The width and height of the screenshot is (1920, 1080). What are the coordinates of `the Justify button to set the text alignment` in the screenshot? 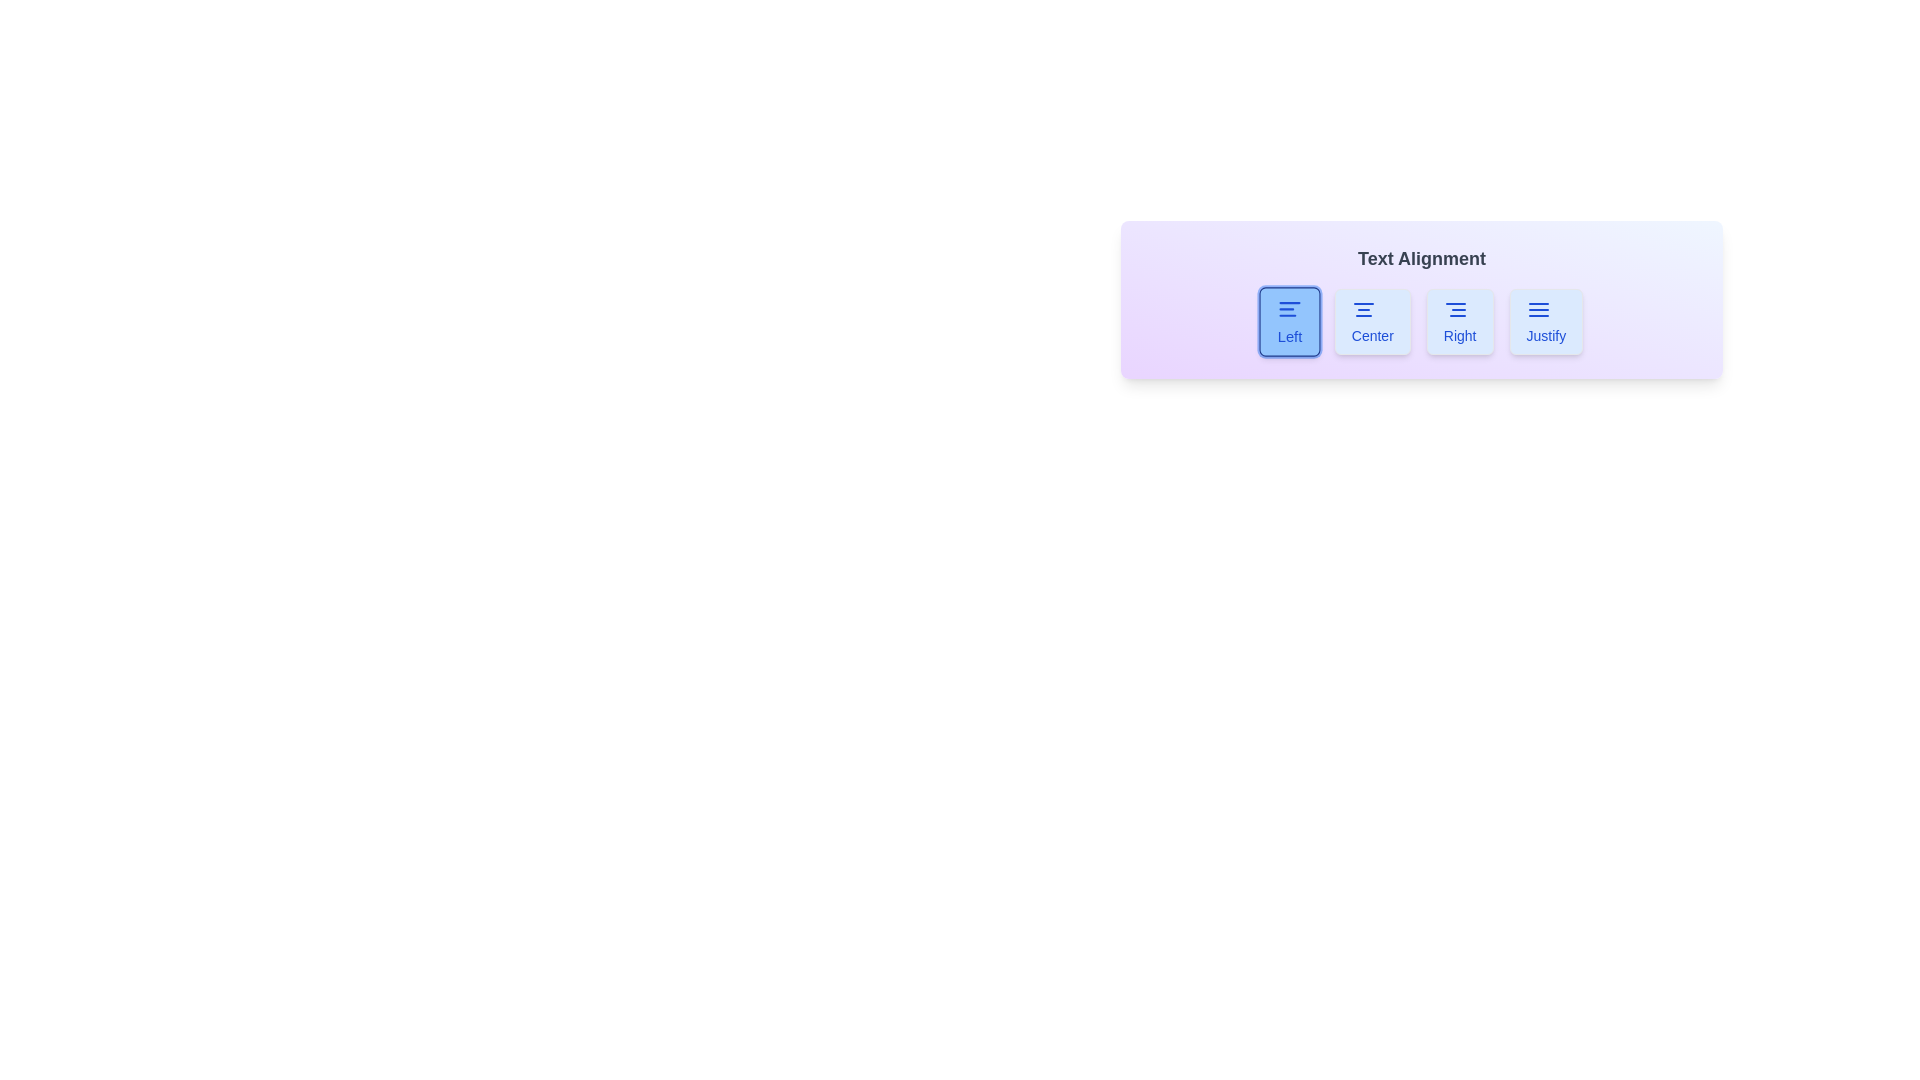 It's located at (1545, 320).